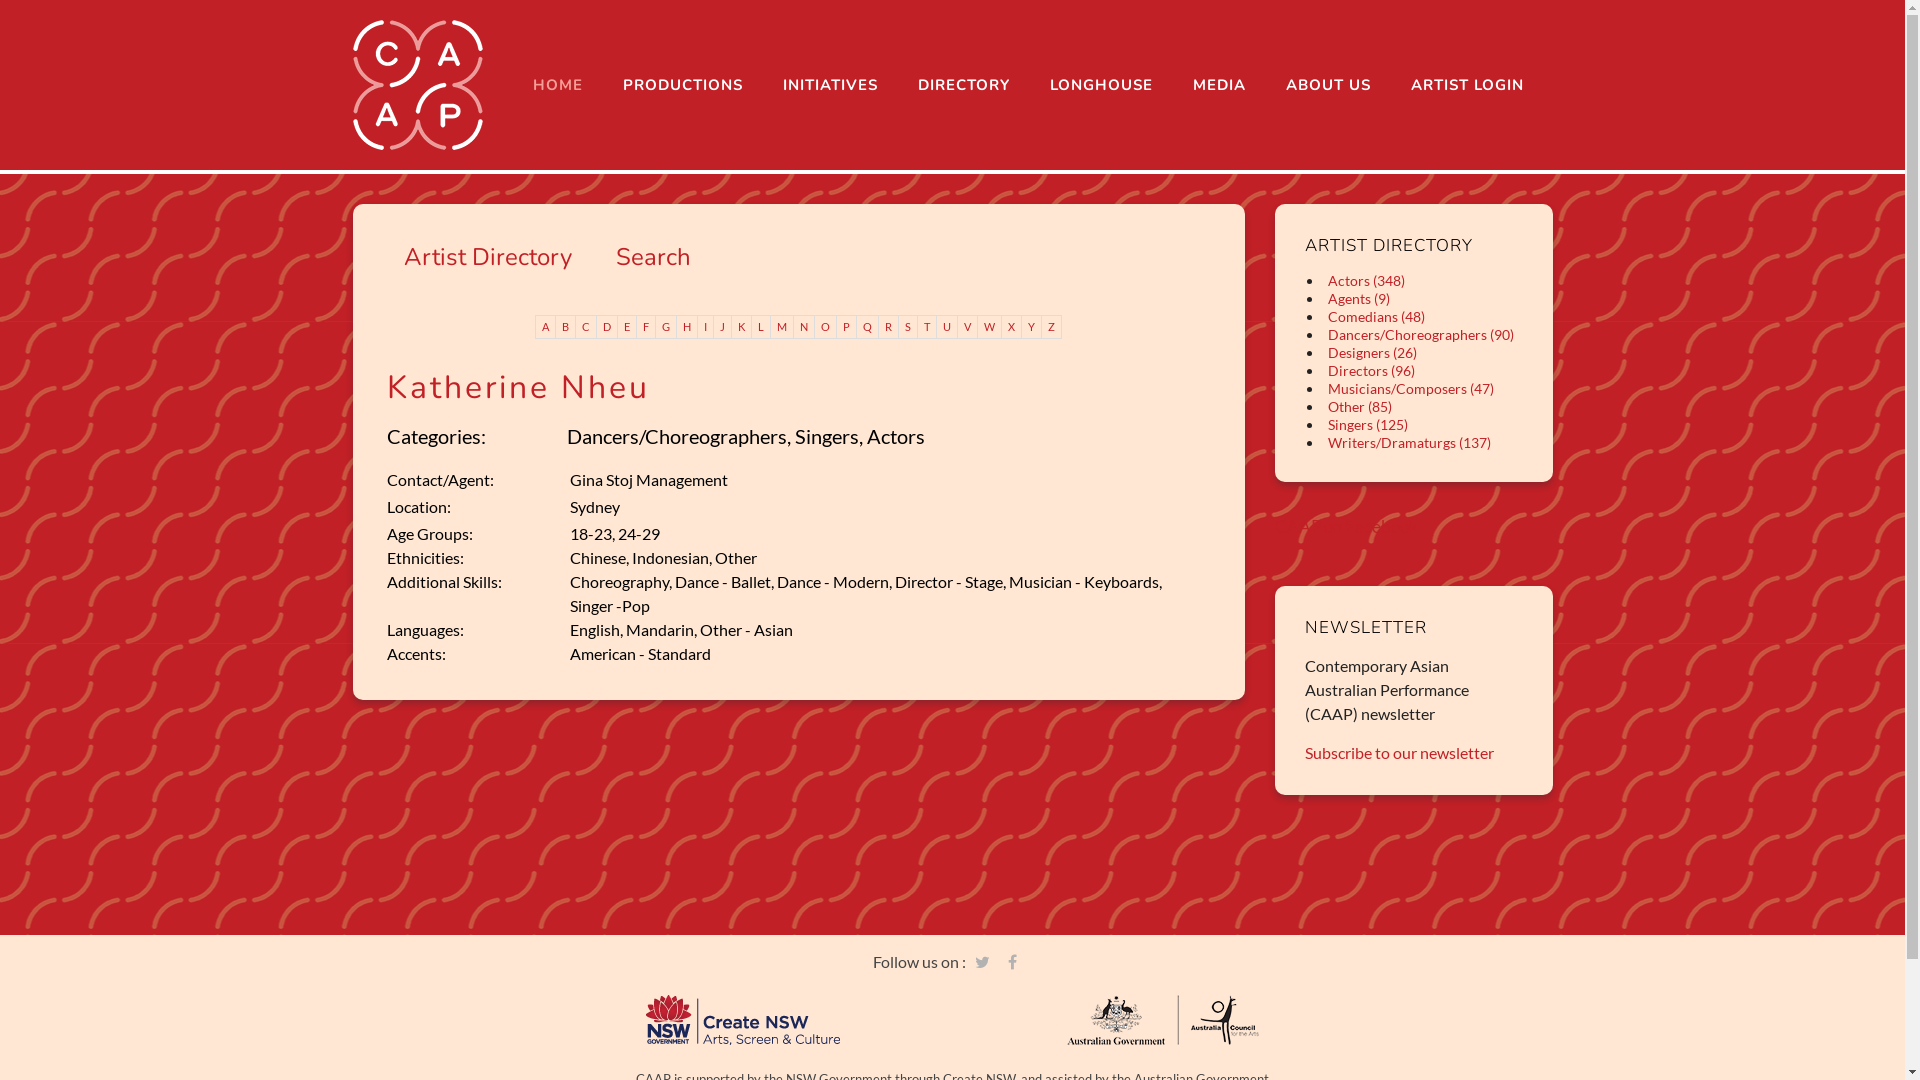 The height and width of the screenshot is (1080, 1920). What do you see at coordinates (606, 326) in the screenshot?
I see `'D'` at bounding box center [606, 326].